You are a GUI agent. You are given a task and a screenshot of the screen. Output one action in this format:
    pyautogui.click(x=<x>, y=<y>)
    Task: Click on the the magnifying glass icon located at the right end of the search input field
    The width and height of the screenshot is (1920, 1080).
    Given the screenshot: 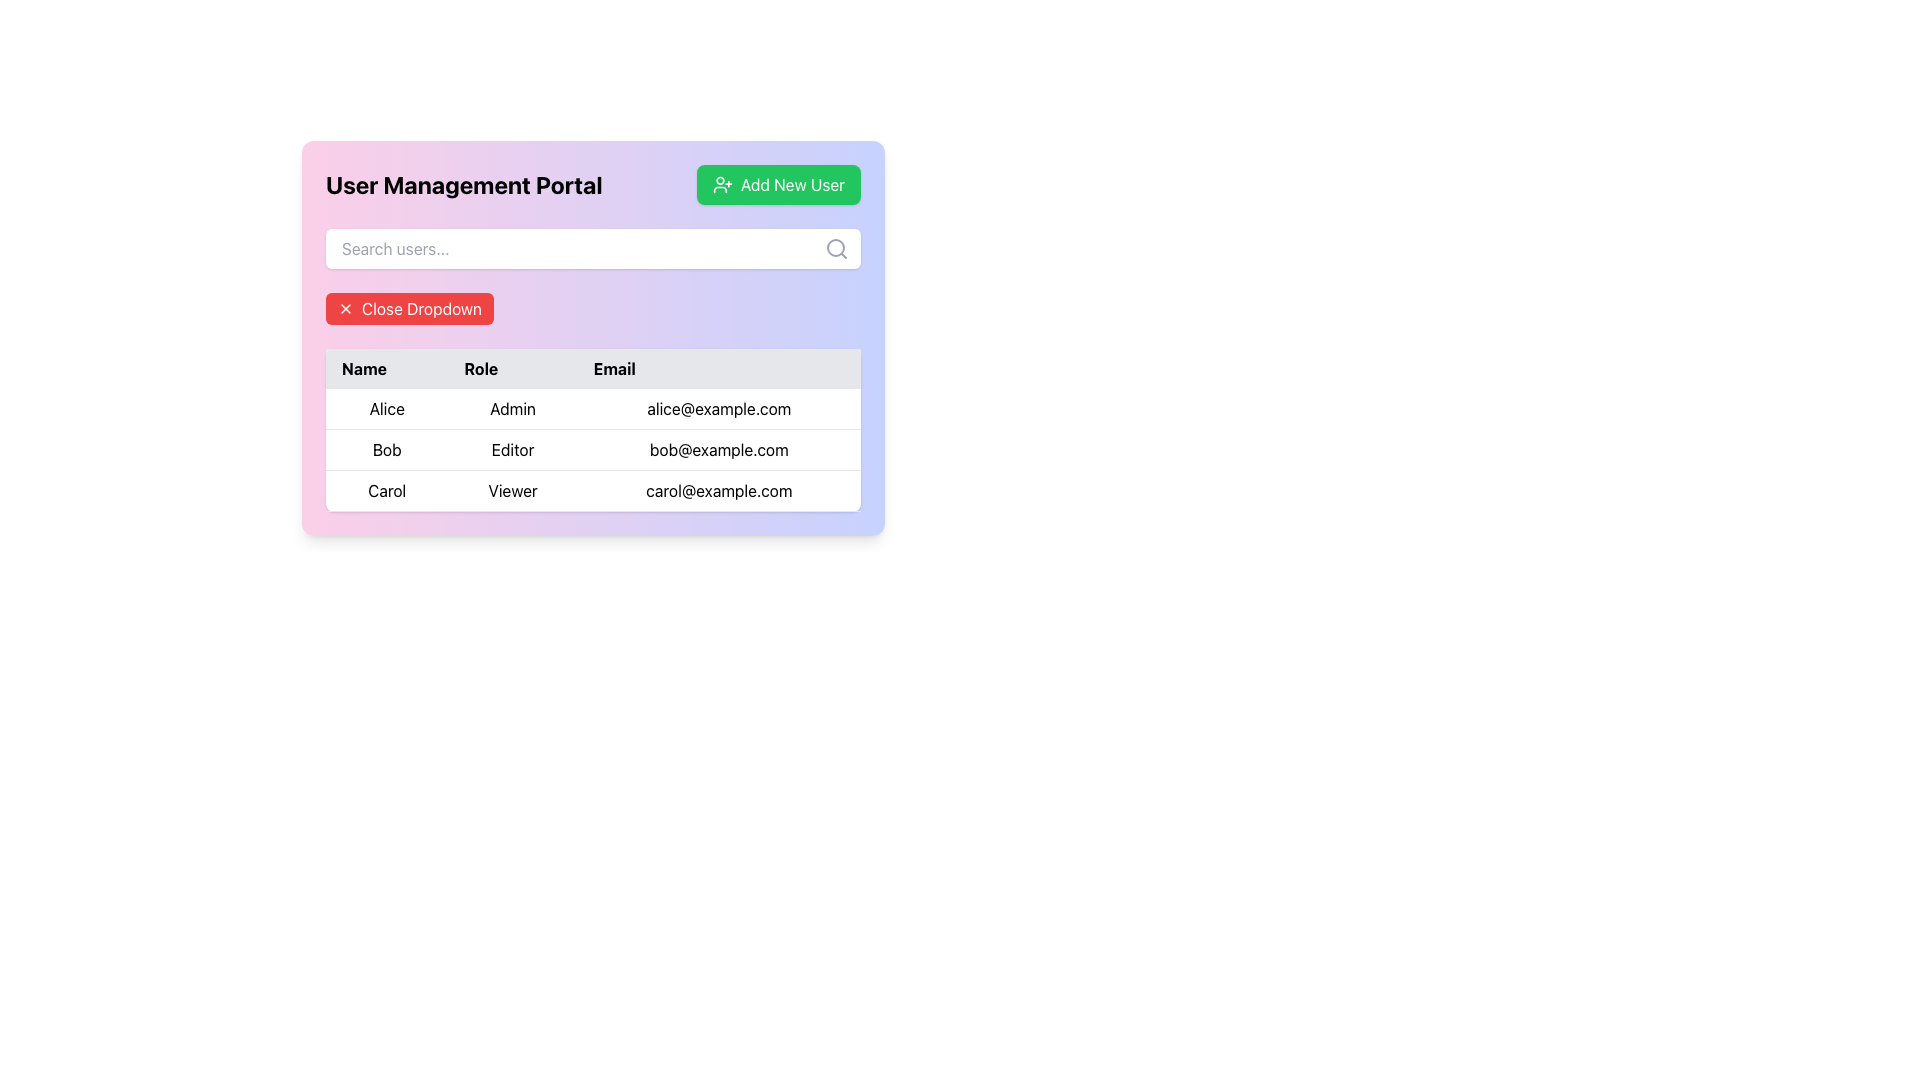 What is the action you would take?
    pyautogui.click(x=836, y=248)
    